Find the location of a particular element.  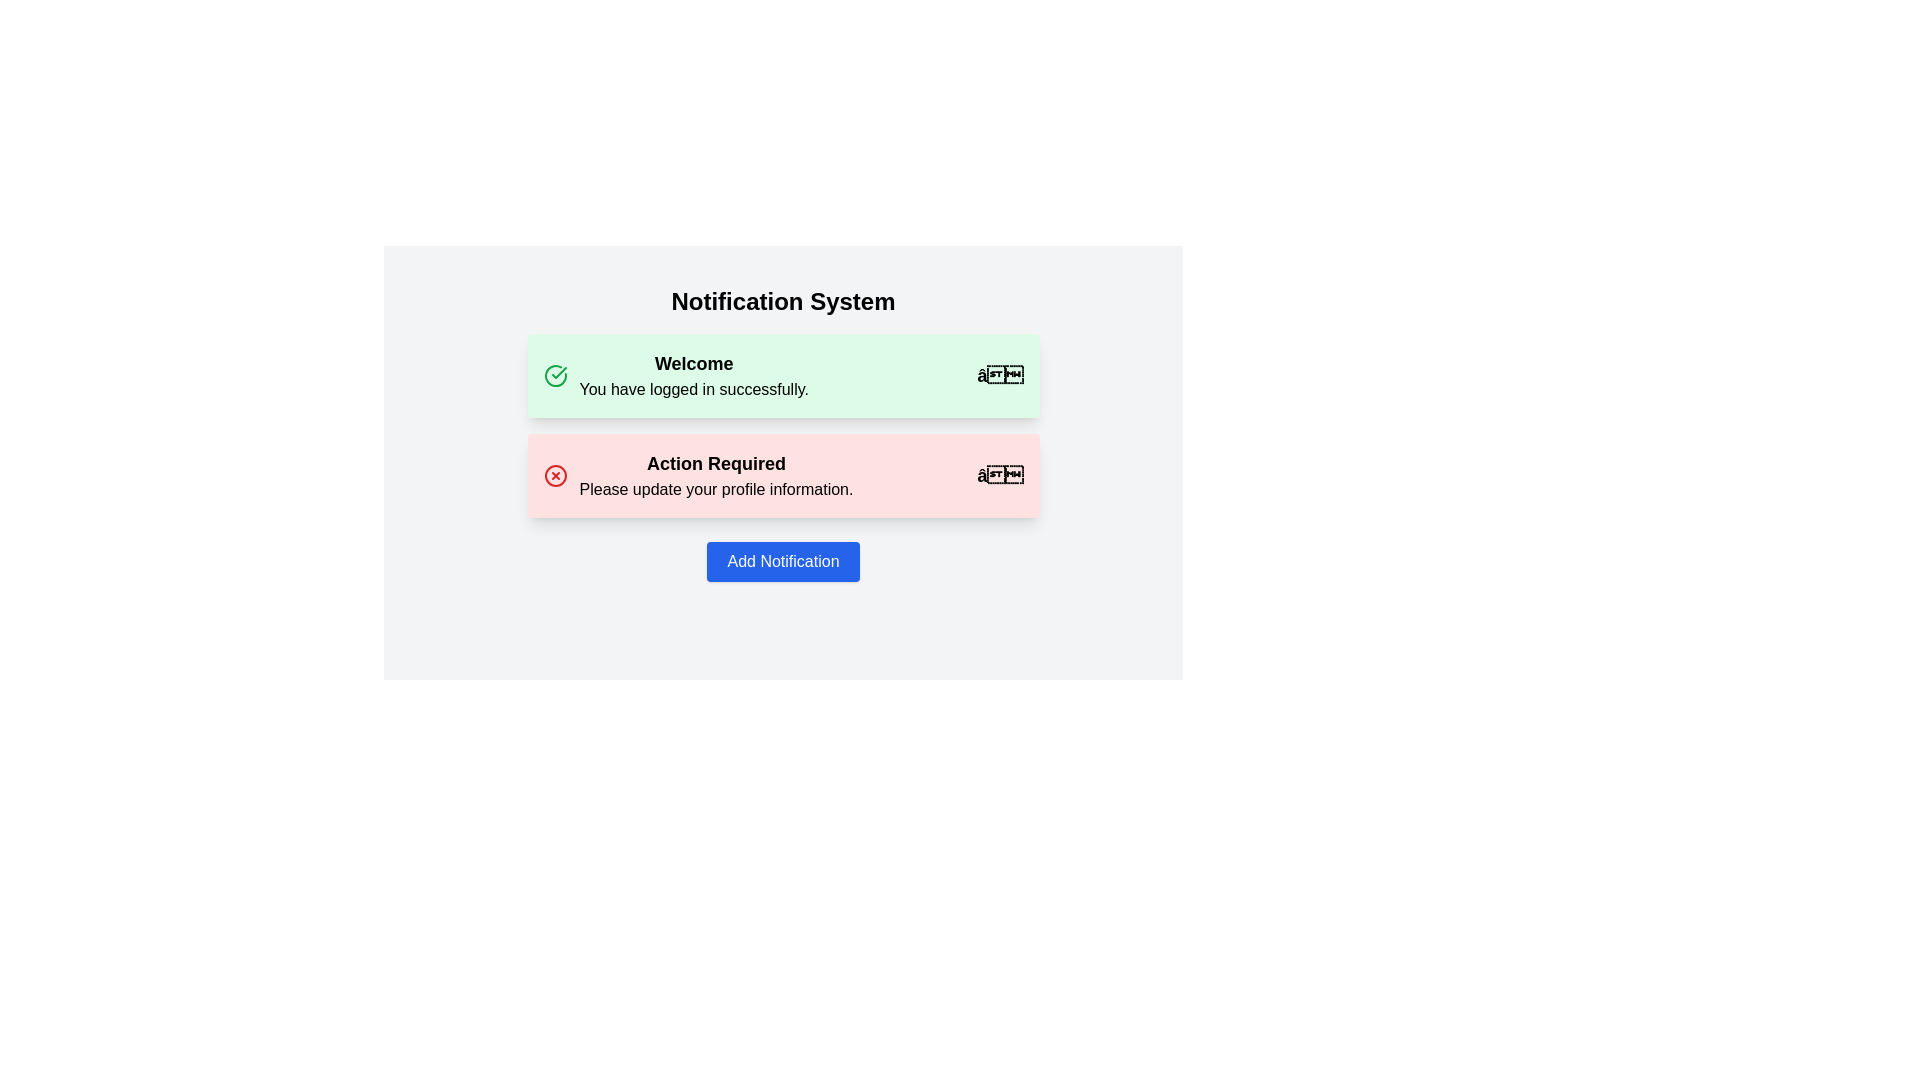

the circular icon with a red border and red 'X' symbol, located within the alert box with a red background, positioned on the left side of the text 'Action Required' is located at coordinates (555, 475).